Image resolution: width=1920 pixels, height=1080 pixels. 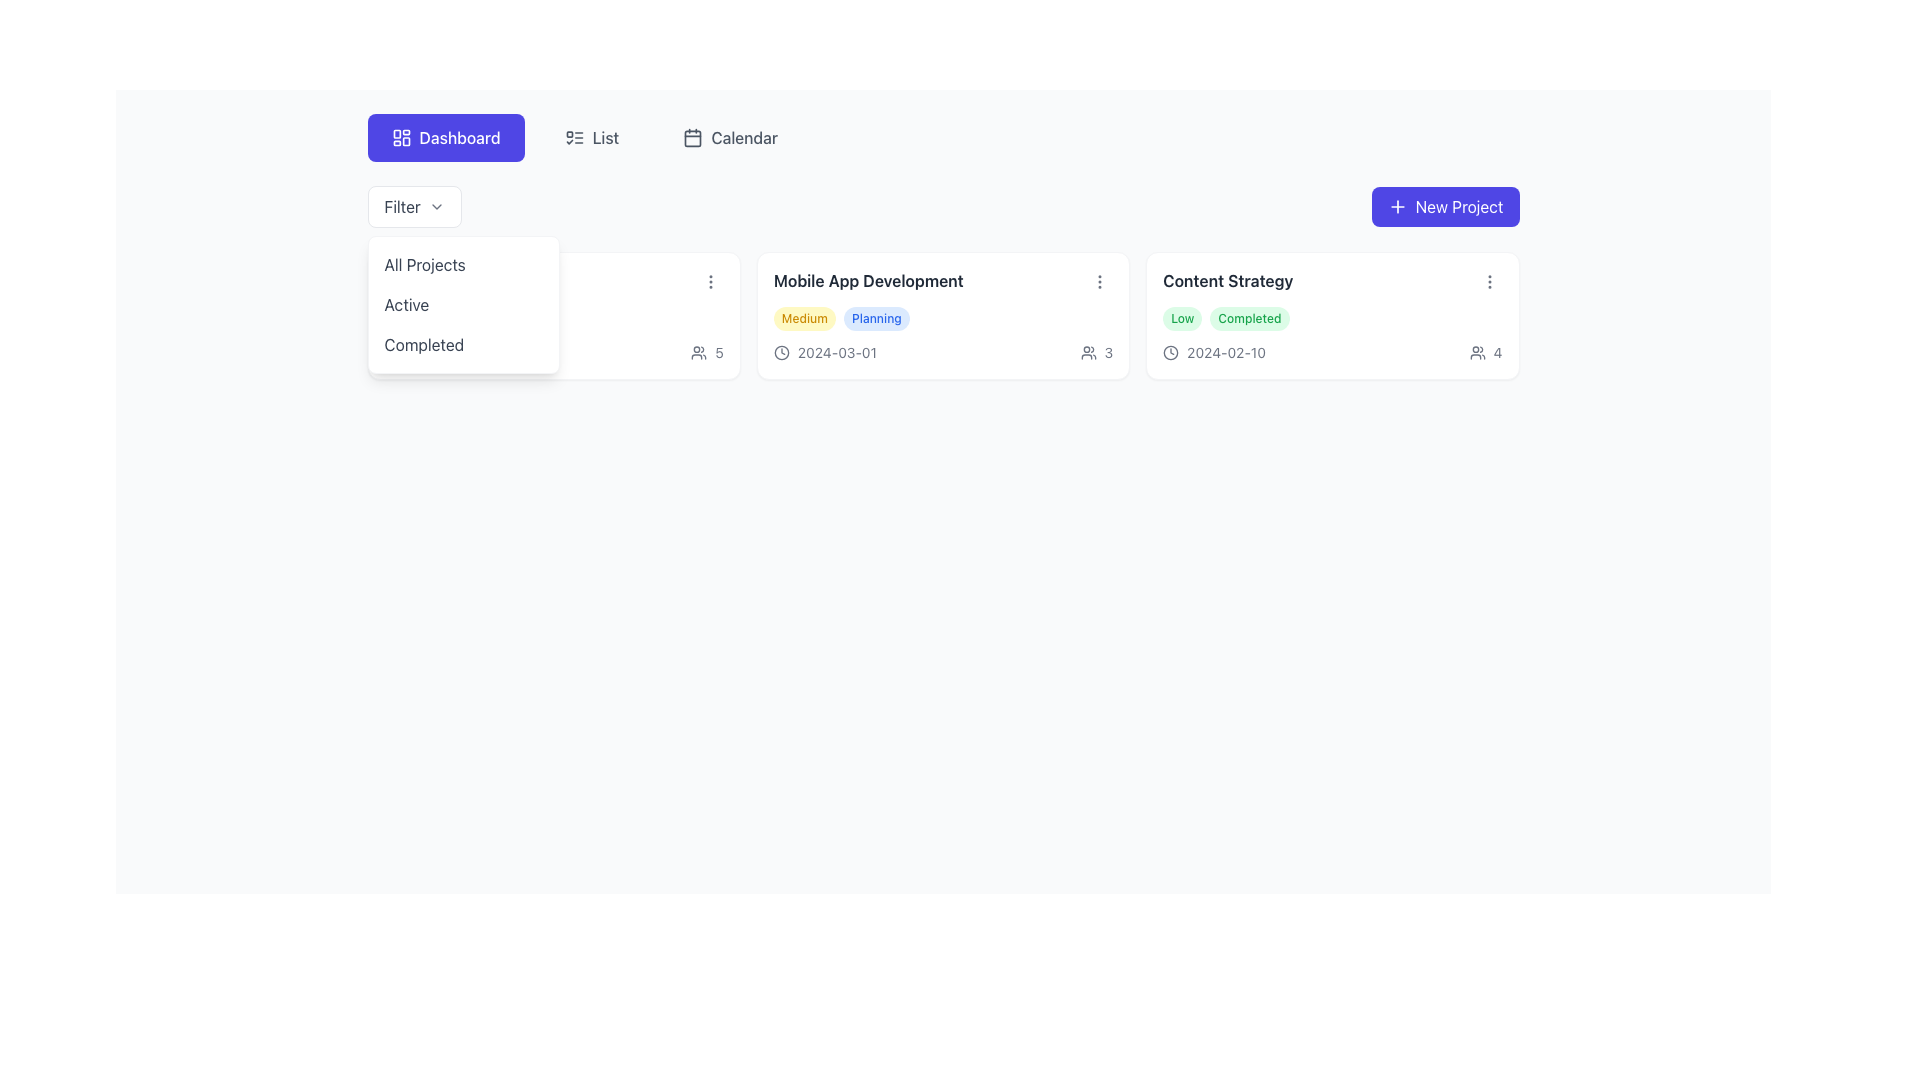 I want to click on the text label reading 'Content Strategy' which is styled in bold, dark gray color, located at the top-left part of a card structure, so click(x=1227, y=281).